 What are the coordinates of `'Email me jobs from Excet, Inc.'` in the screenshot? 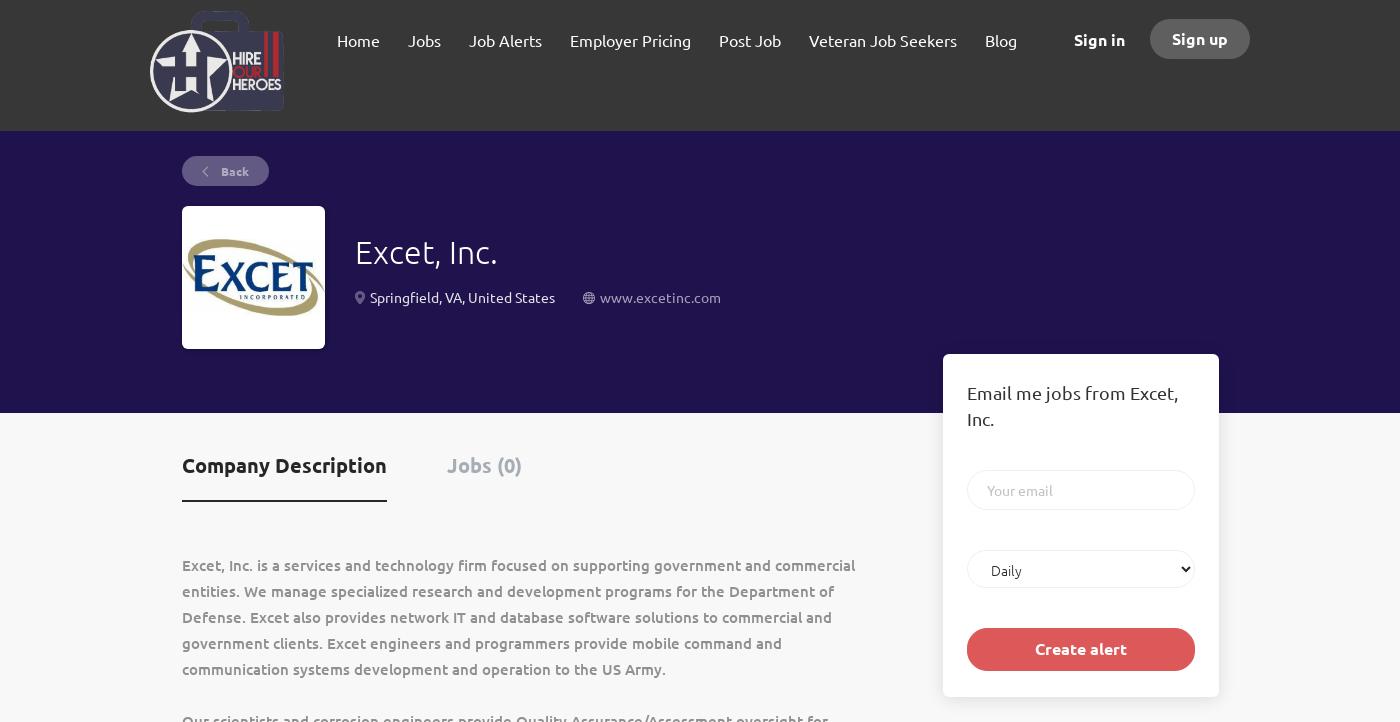 It's located at (1071, 405).